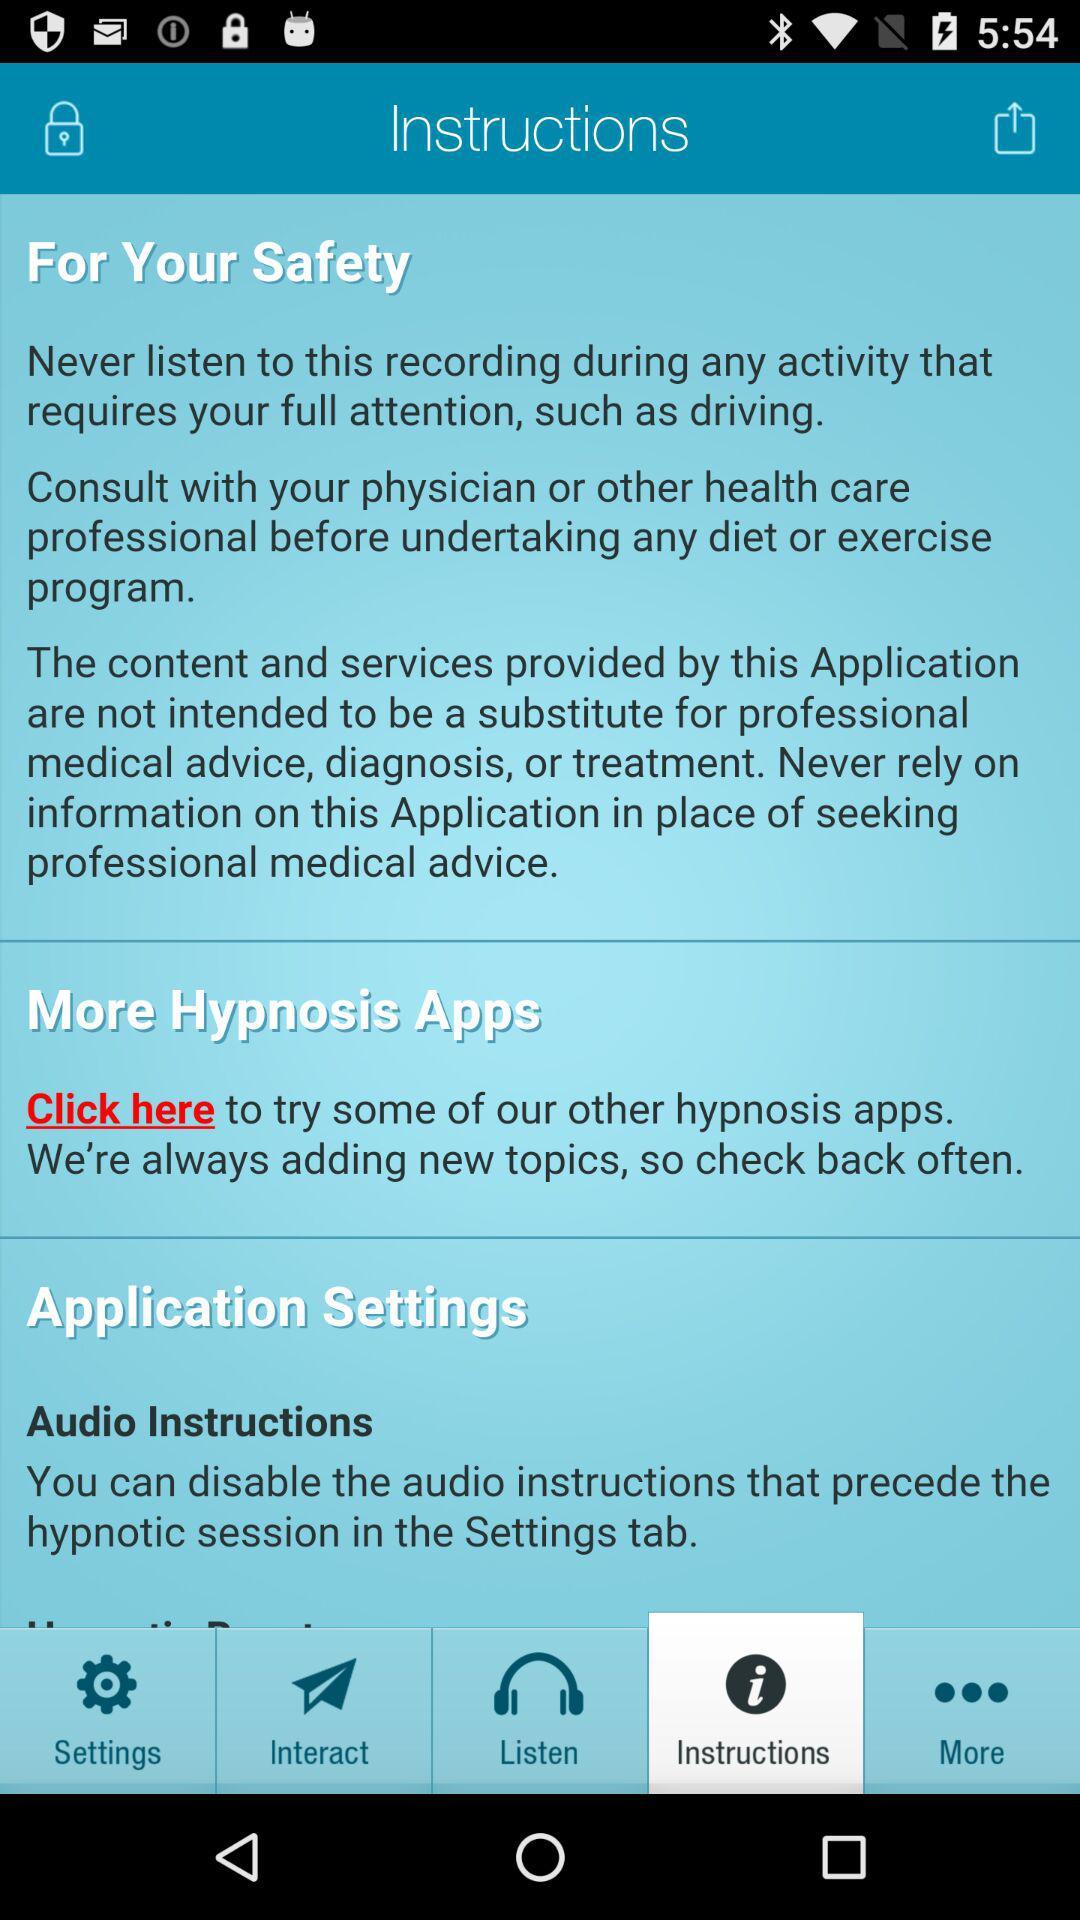 This screenshot has height=1920, width=1080. What do you see at coordinates (540, 1821) in the screenshot?
I see `the home icon` at bounding box center [540, 1821].